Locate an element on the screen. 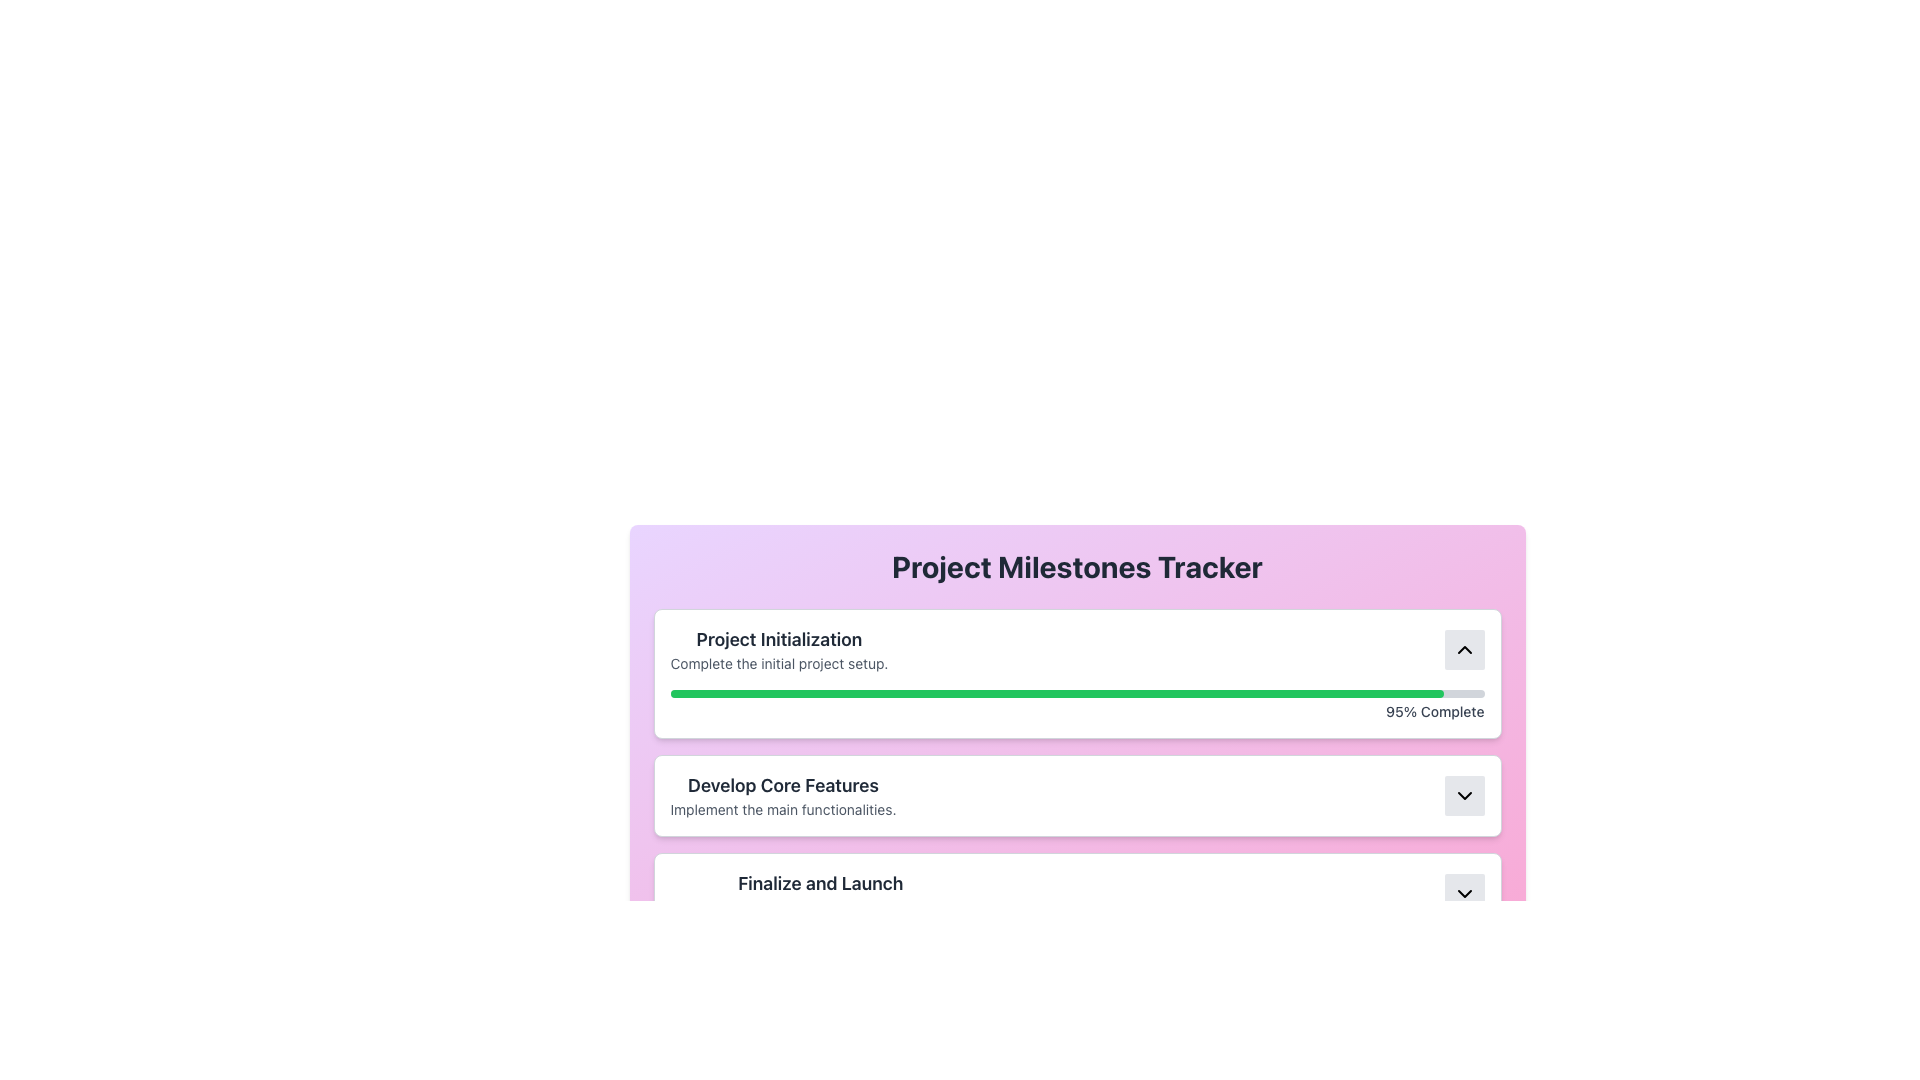 The height and width of the screenshot is (1080, 1920). the text label that reads 'Project Initialization', which is styled in a larger bold font and colored dark gray, located at the upper section of a milestone card is located at coordinates (778, 640).